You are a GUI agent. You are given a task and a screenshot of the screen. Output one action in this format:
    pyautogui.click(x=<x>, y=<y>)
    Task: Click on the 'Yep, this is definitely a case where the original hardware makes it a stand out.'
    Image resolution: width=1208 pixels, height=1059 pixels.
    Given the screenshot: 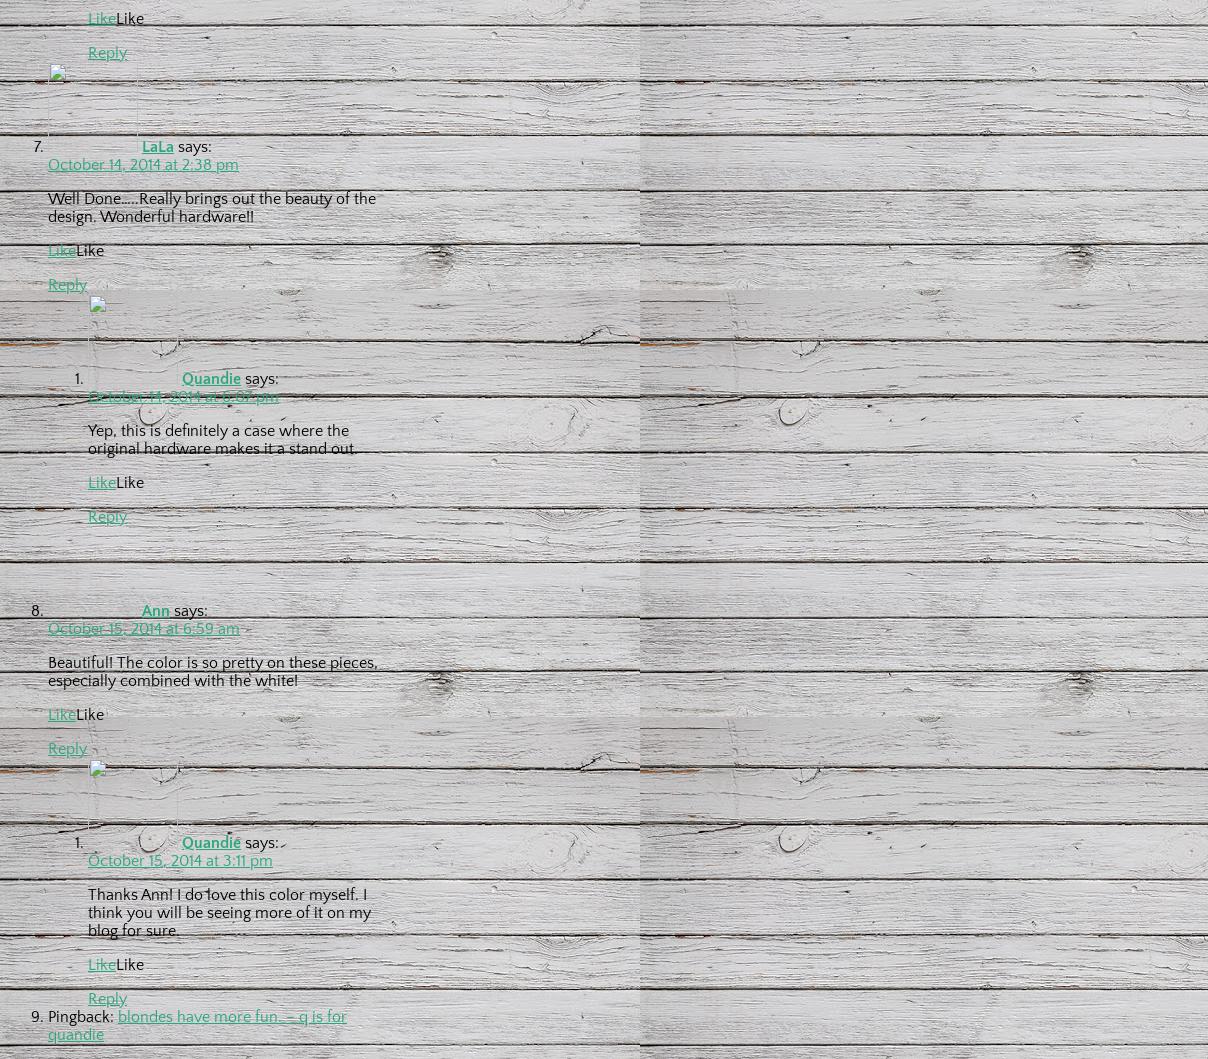 What is the action you would take?
    pyautogui.click(x=86, y=438)
    